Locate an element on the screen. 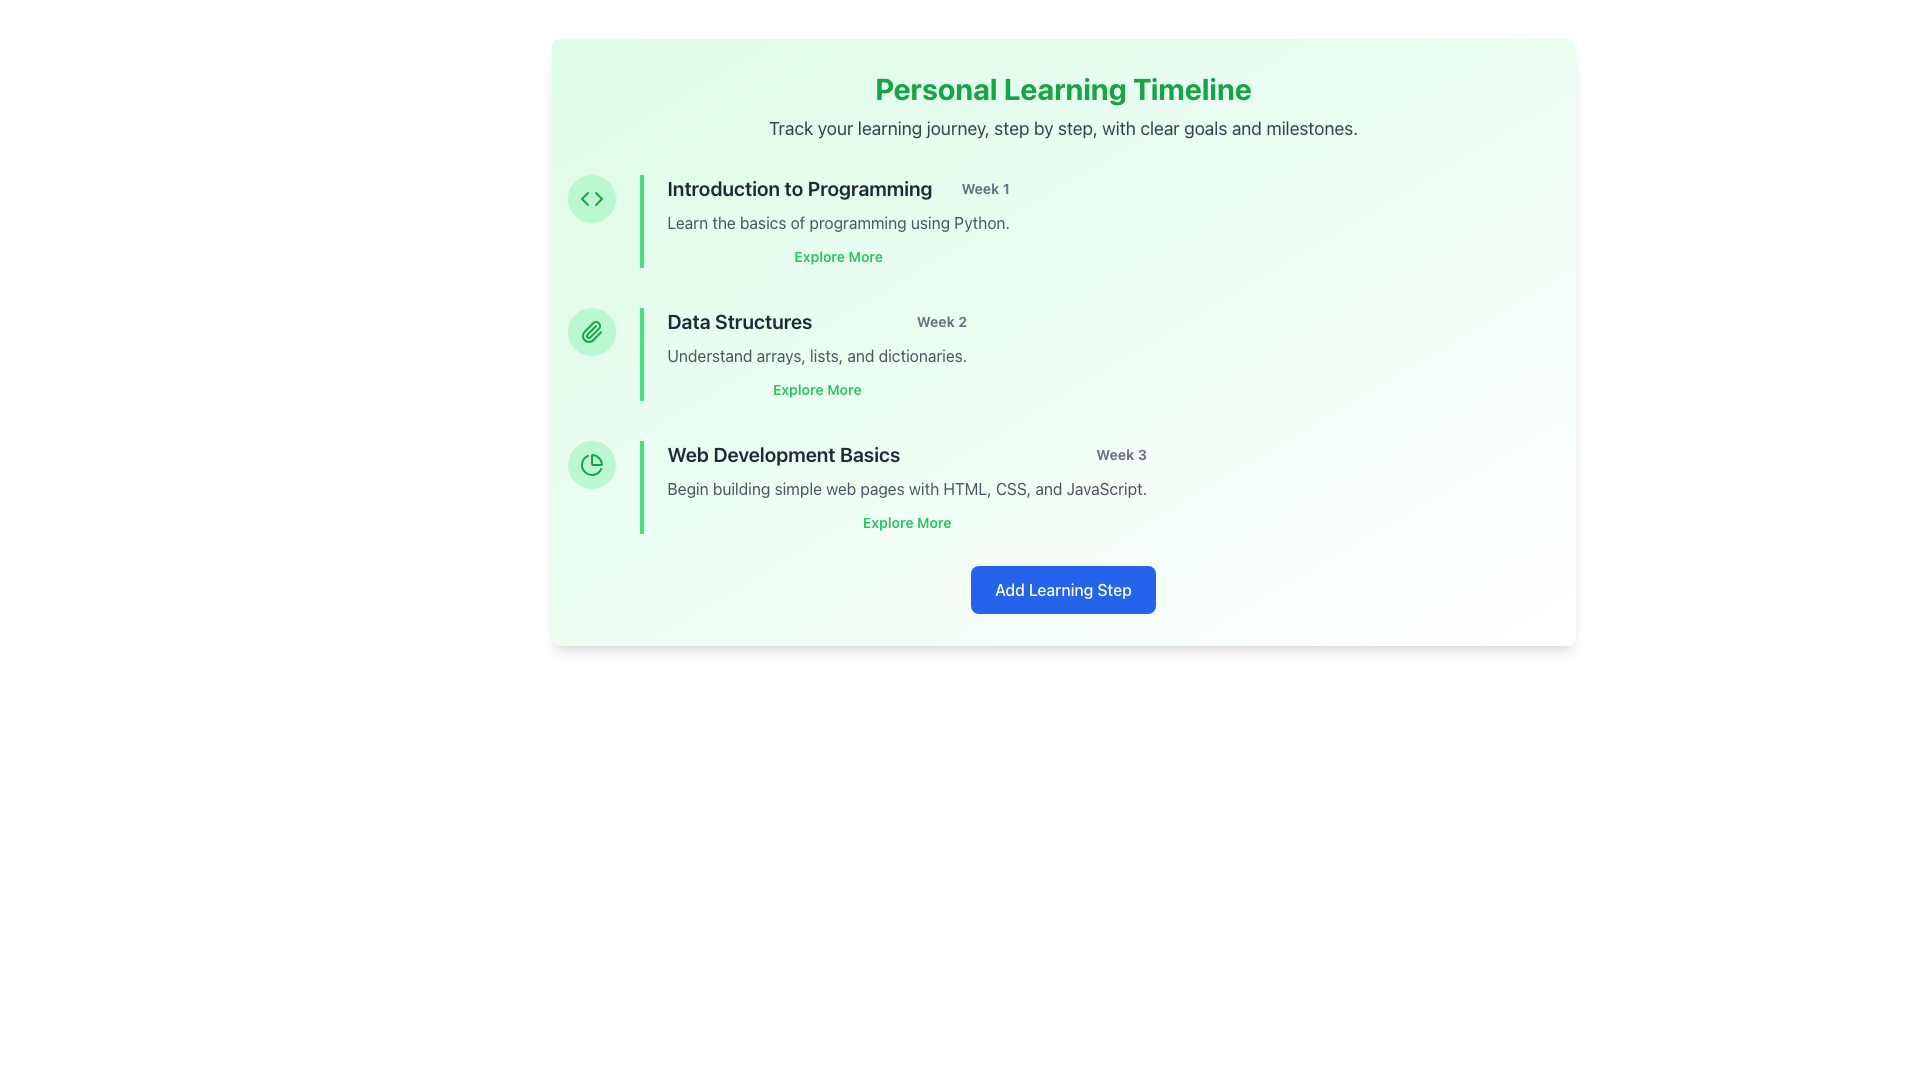 This screenshot has height=1080, width=1920. the static text label displaying 'Week 2', which is located on the right side of the second row in the 'Personal Learning Timeline', aligned with the bold text 'Data Structures' is located at coordinates (940, 320).